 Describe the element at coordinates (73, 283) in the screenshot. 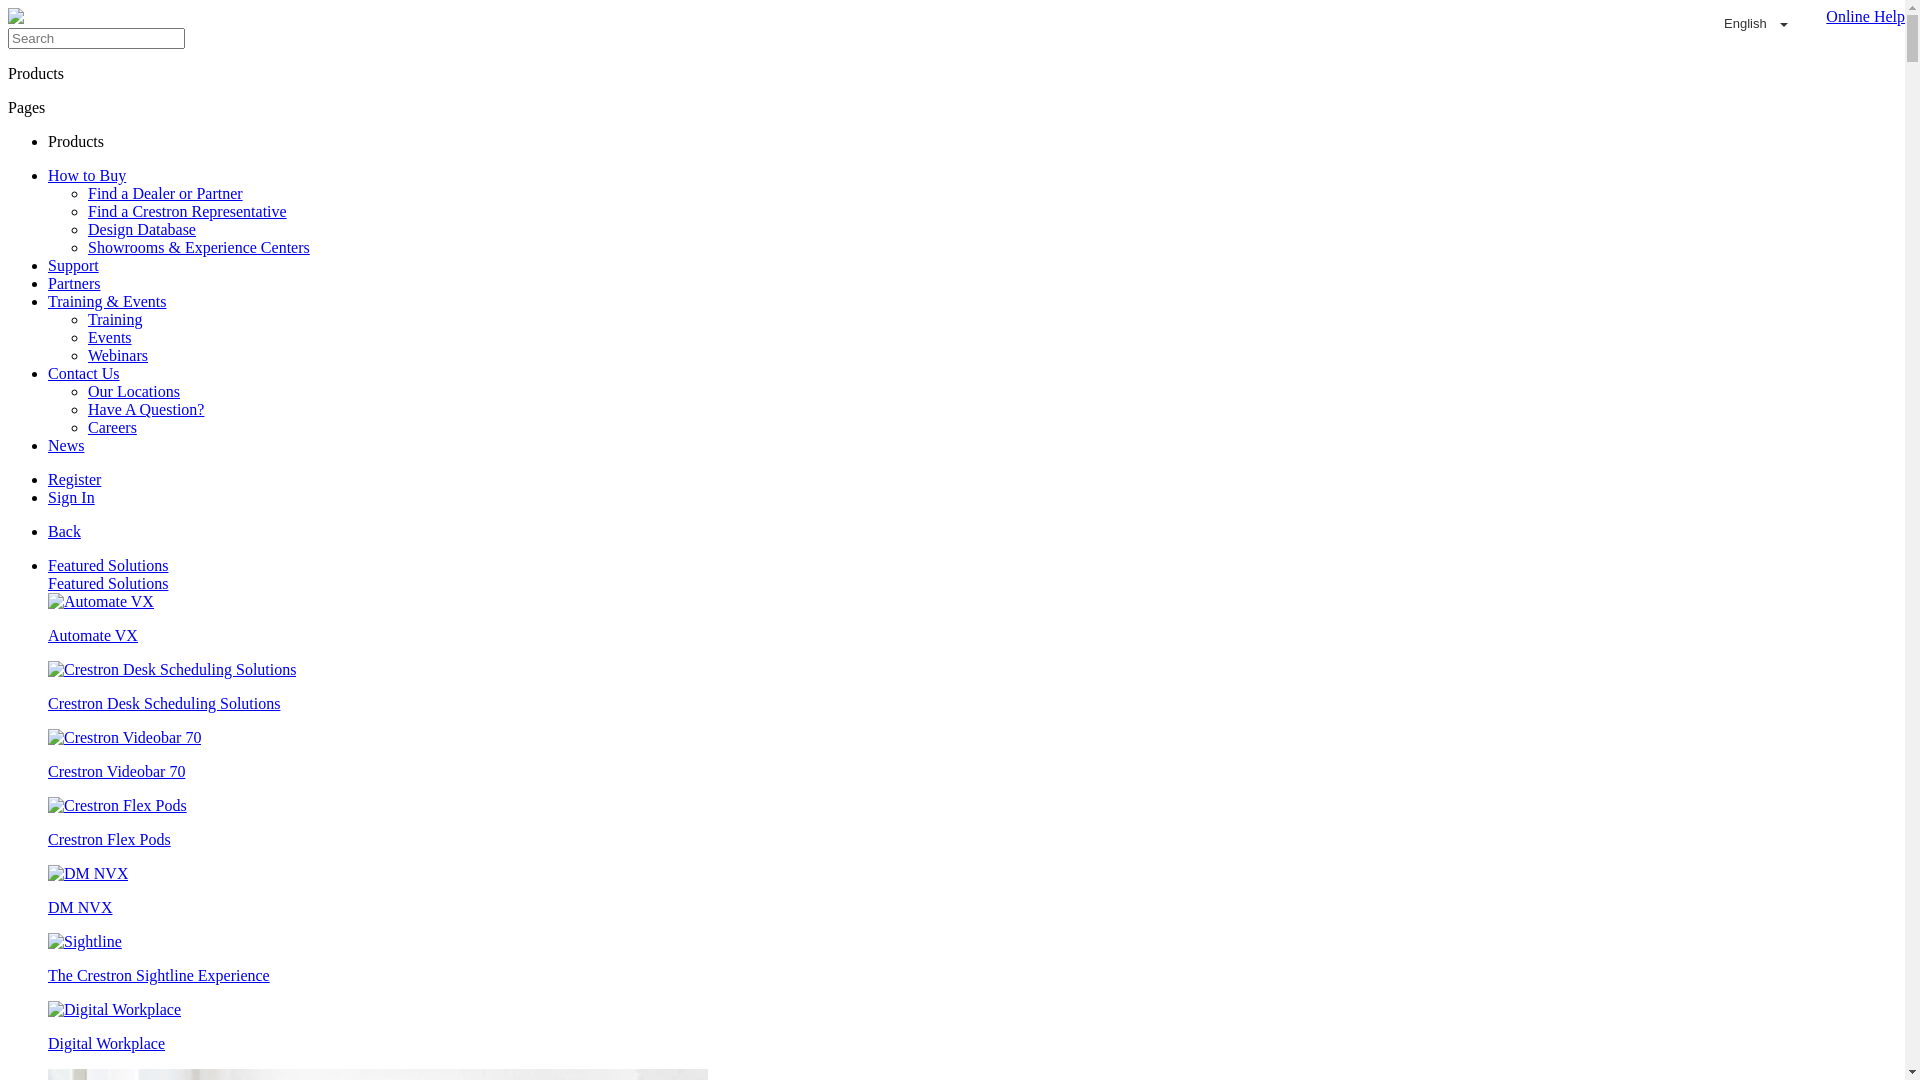

I see `'Partners'` at that location.